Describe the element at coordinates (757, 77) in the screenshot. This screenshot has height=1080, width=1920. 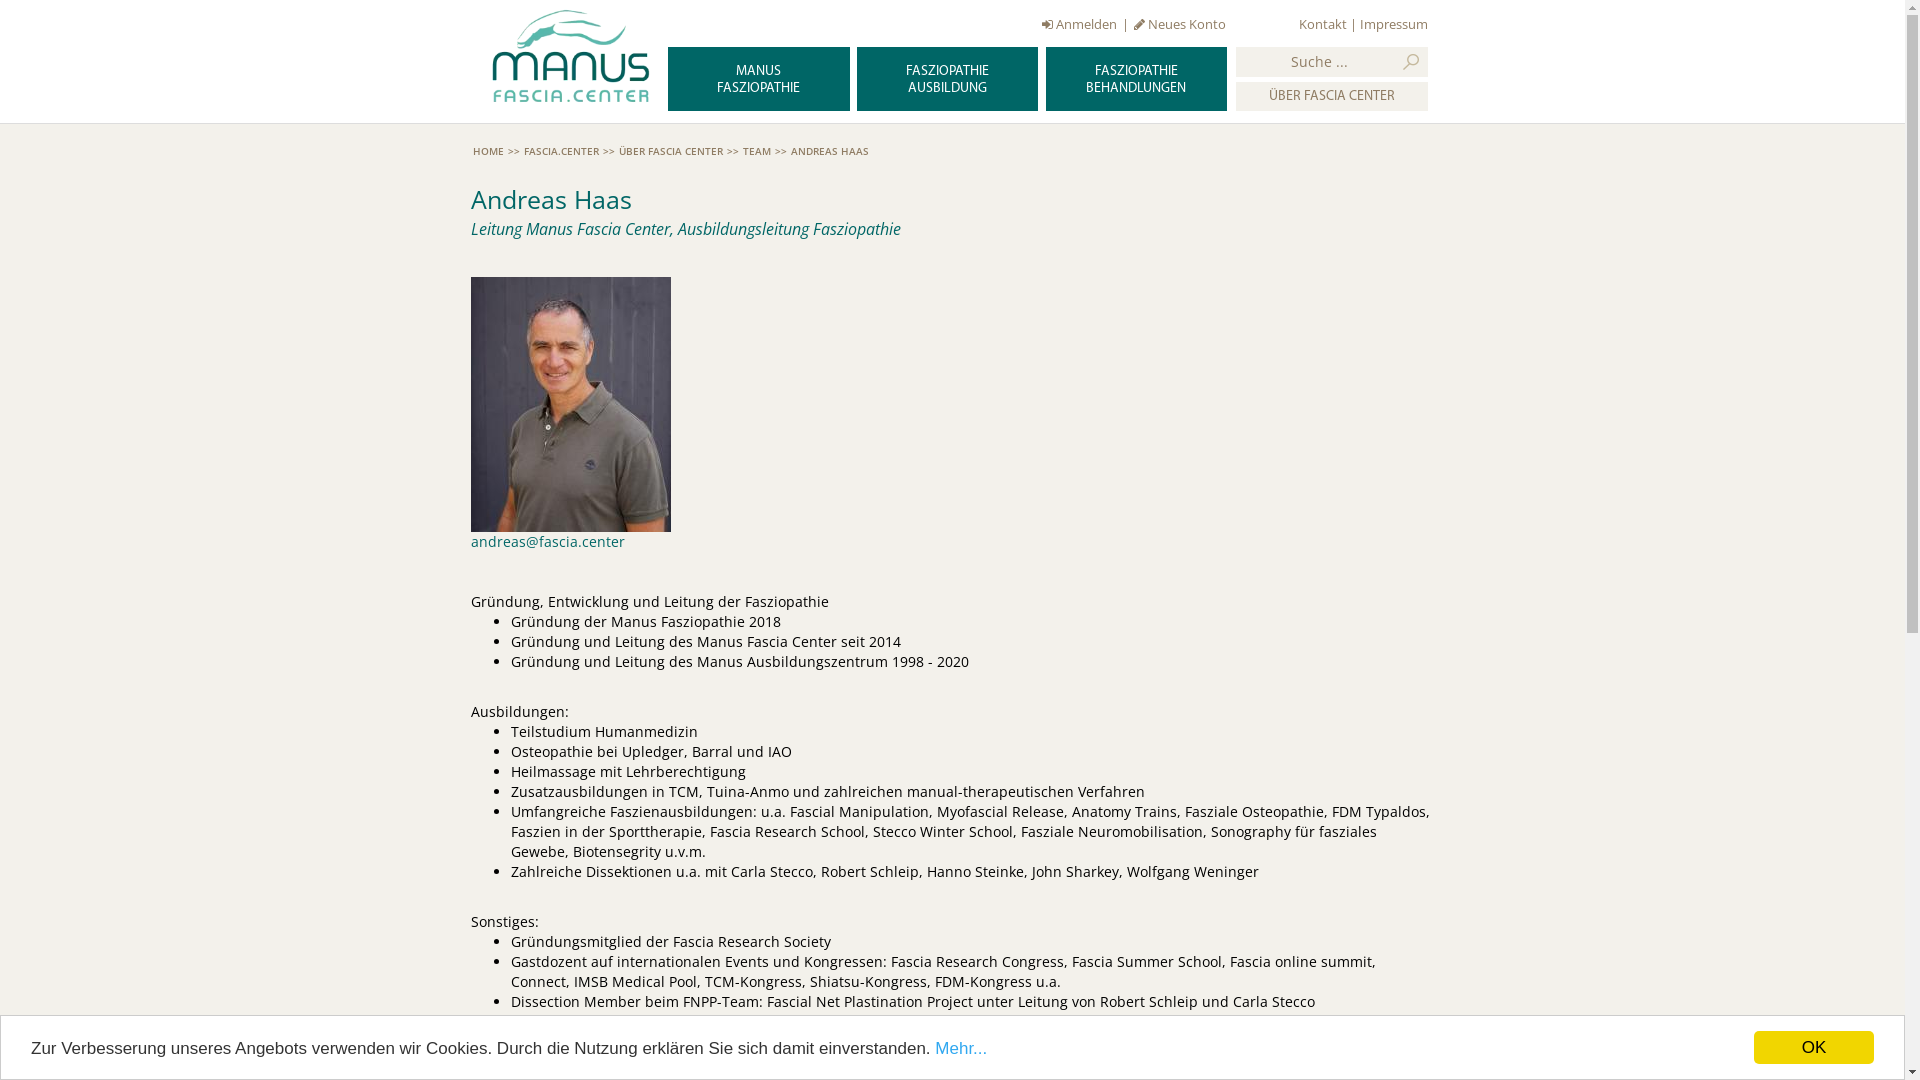
I see `'MANUS FASZIOPATHIE'` at that location.